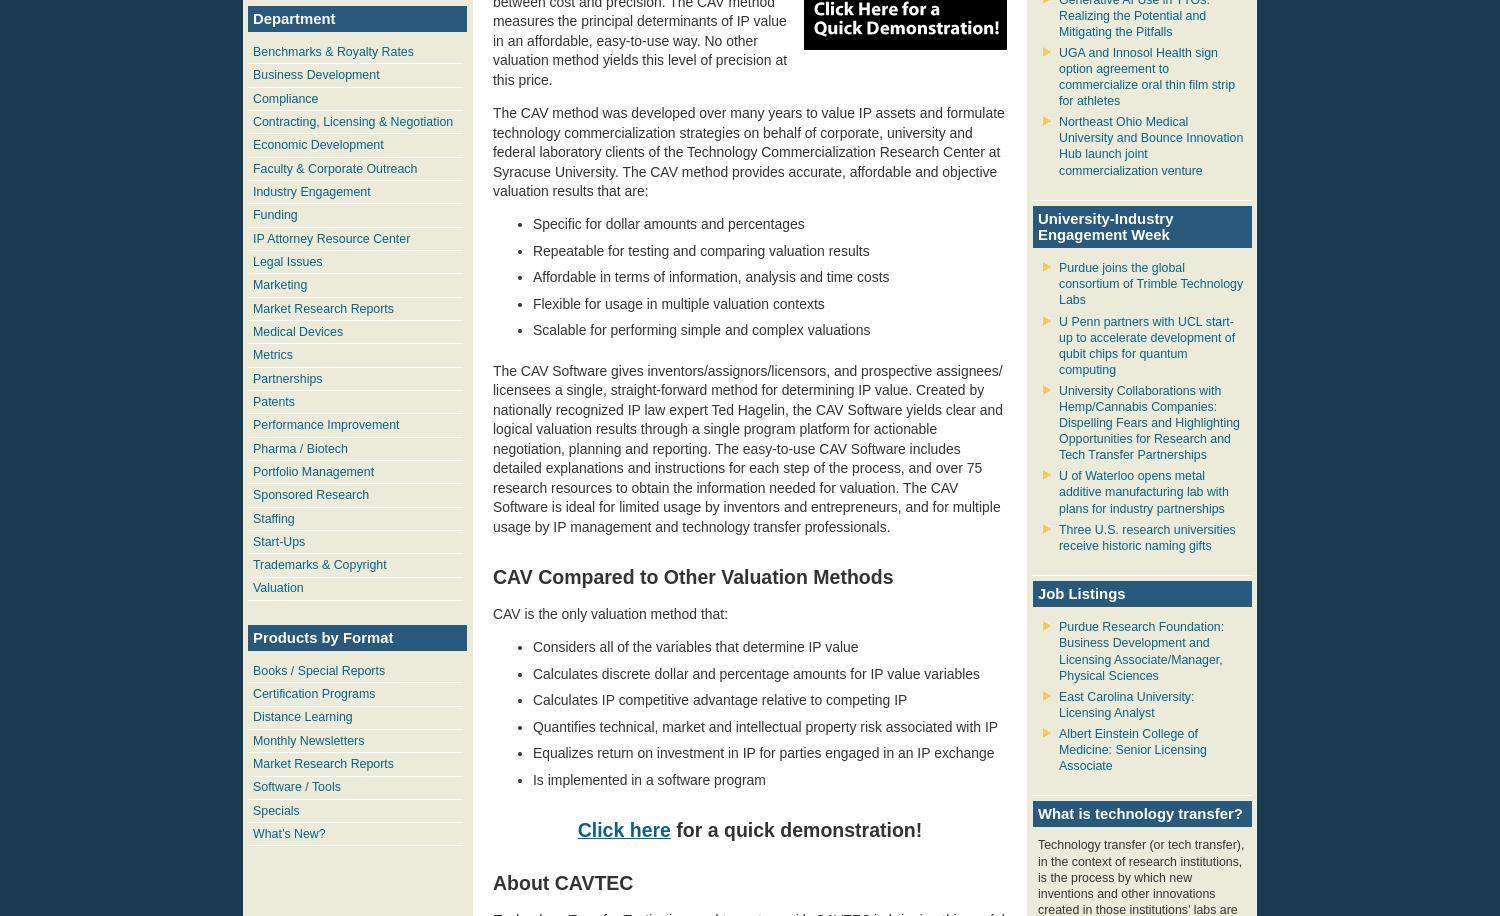 The image size is (1500, 916). What do you see at coordinates (532, 752) in the screenshot?
I see `'Equalizes return on investment in IP for parties engaged in an IP exchange'` at bounding box center [532, 752].